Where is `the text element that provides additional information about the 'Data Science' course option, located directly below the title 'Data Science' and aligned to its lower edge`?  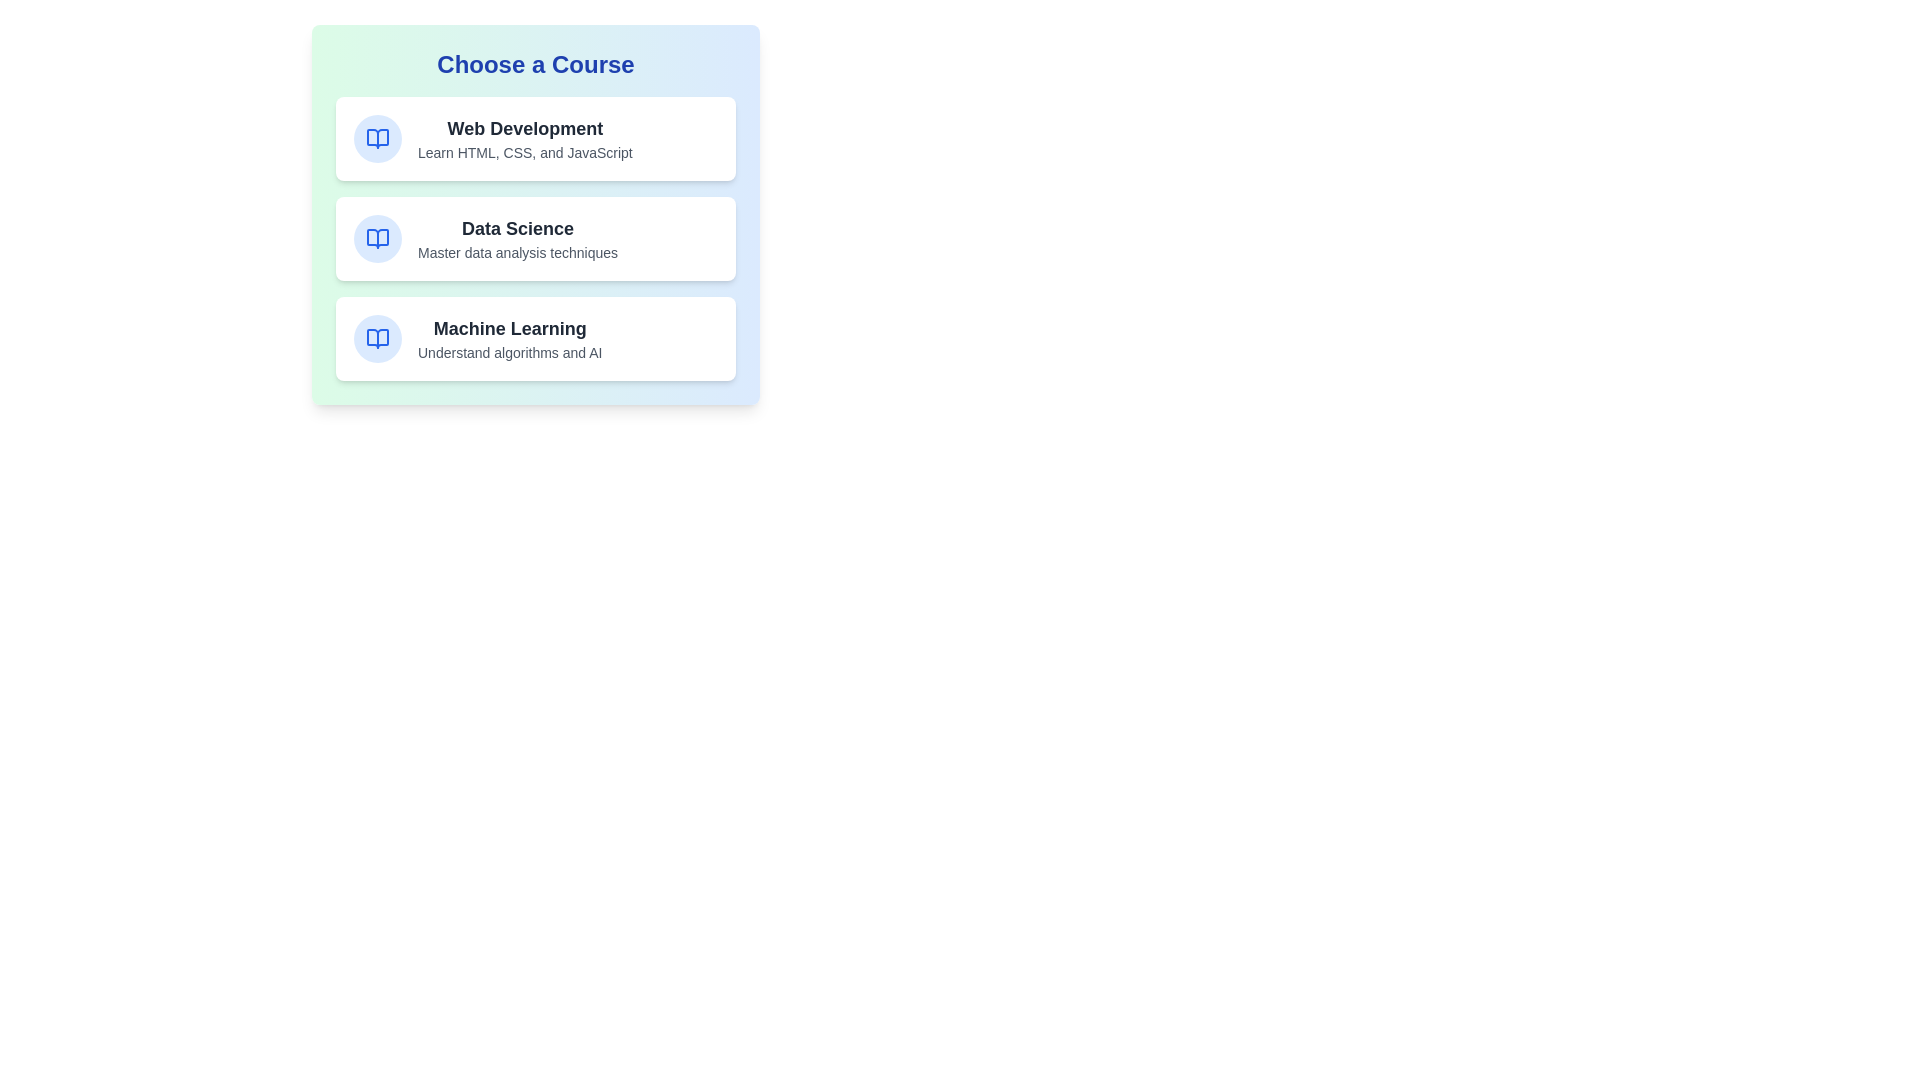
the text element that provides additional information about the 'Data Science' course option, located directly below the title 'Data Science' and aligned to its lower edge is located at coordinates (518, 252).